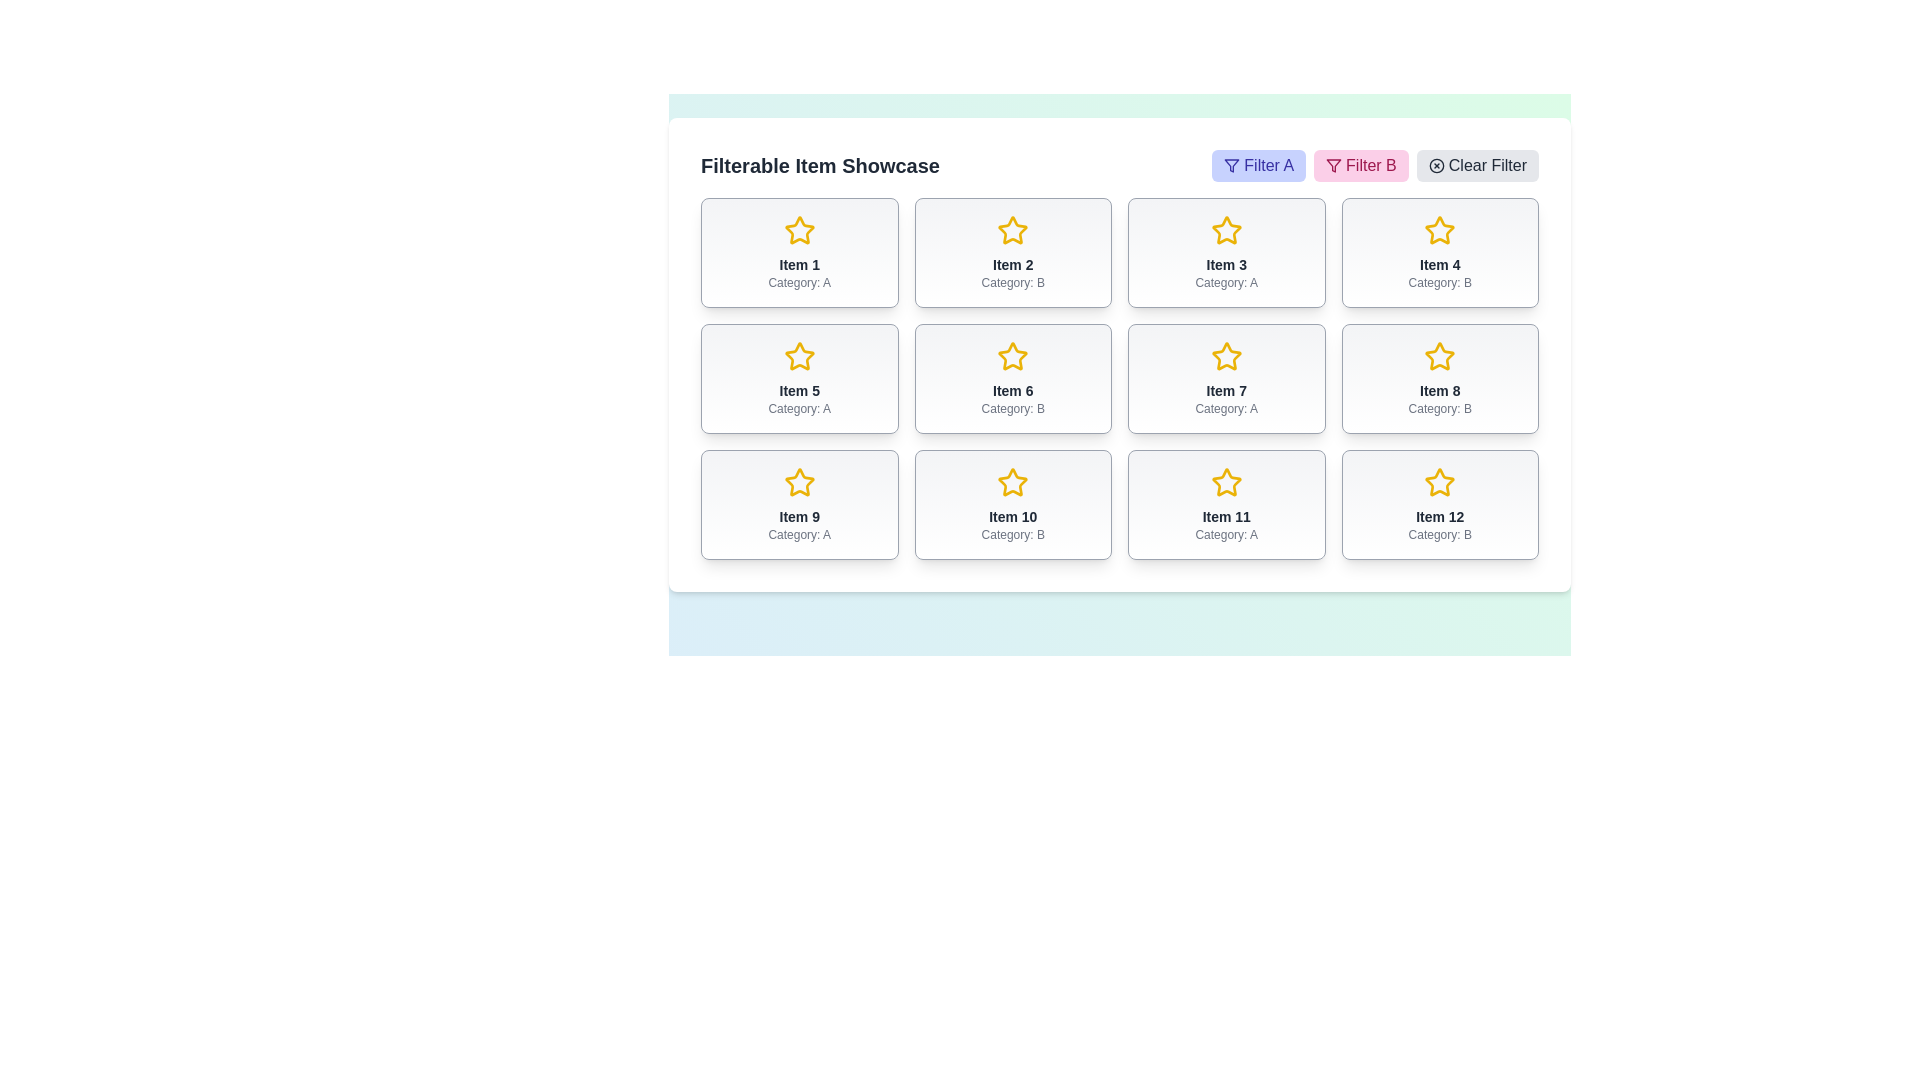 The image size is (1920, 1080). What do you see at coordinates (1440, 229) in the screenshot?
I see `the star-shaped icon with a bold, golden yellow outline located in the top row of the grid, farthest to the right, above the label 'Item 4 Category: B'` at bounding box center [1440, 229].